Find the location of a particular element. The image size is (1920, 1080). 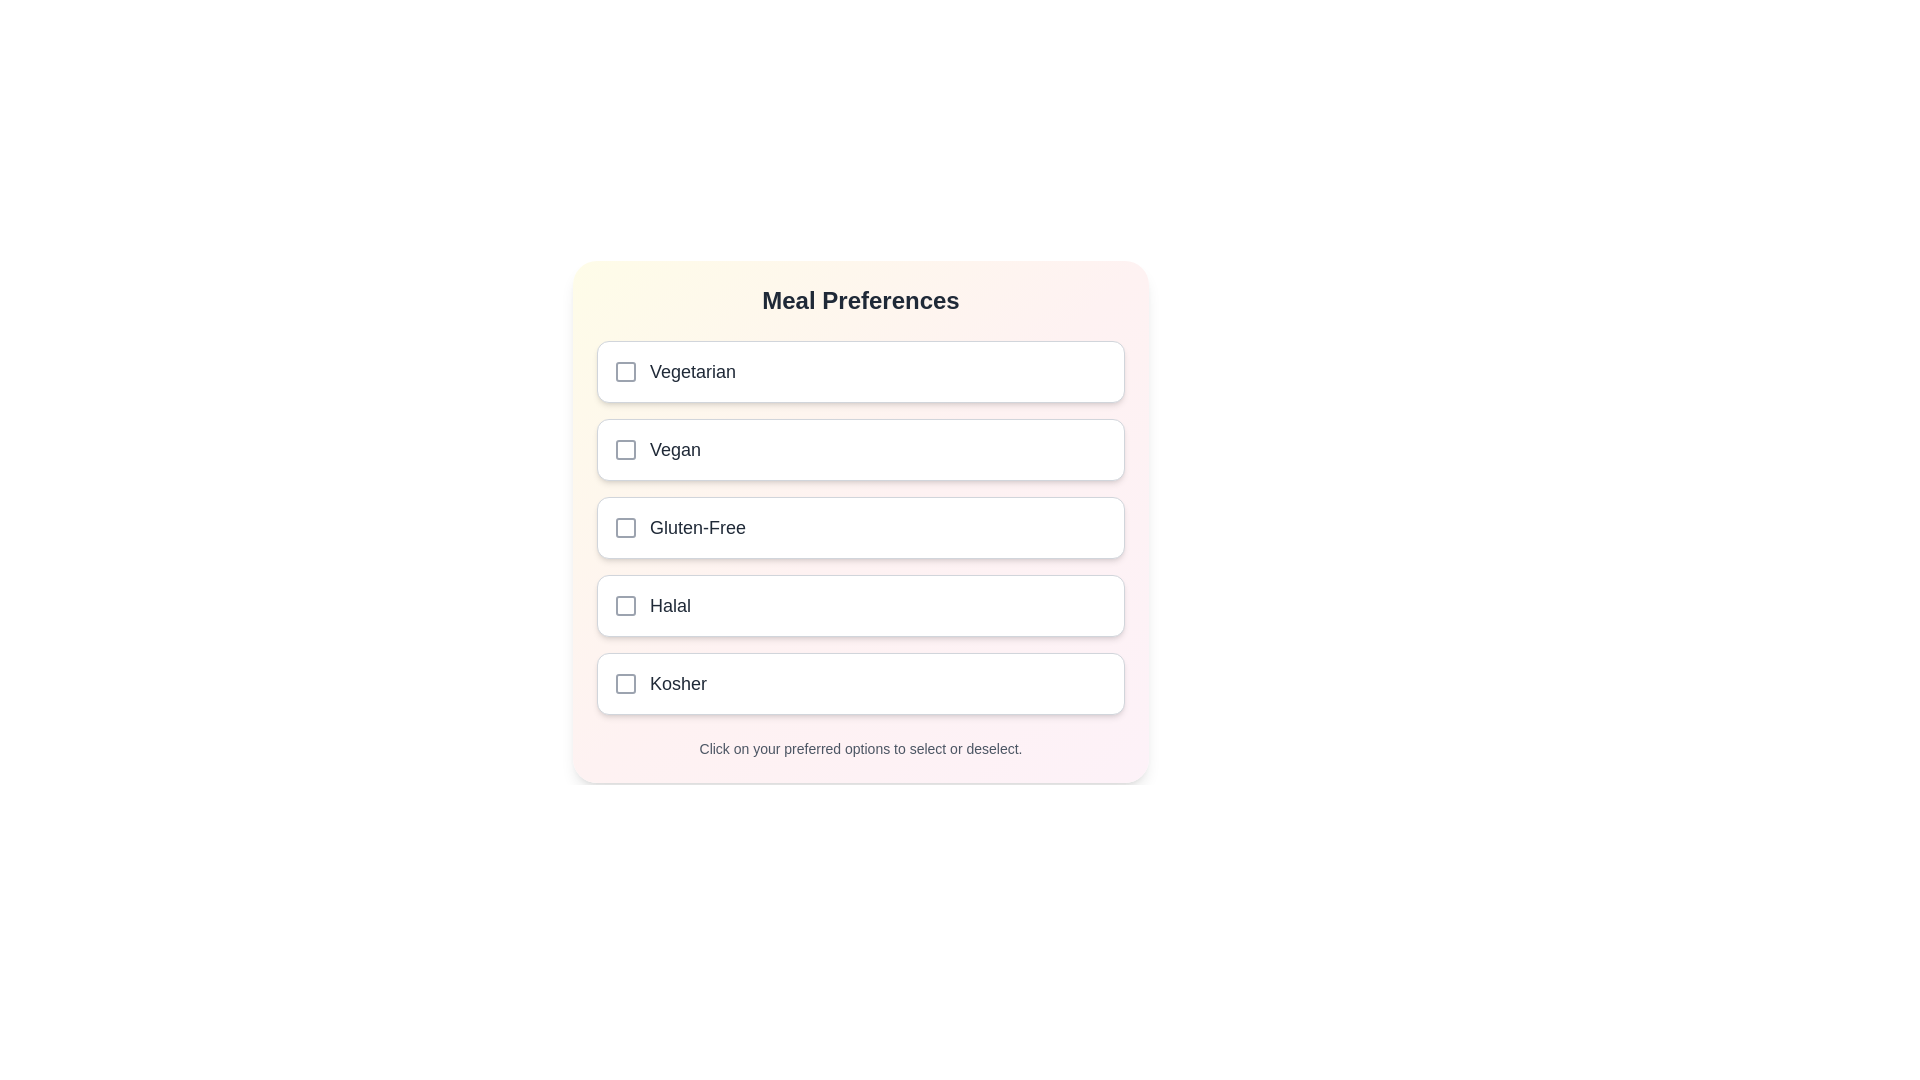

the meal preference Kosher is located at coordinates (860, 682).